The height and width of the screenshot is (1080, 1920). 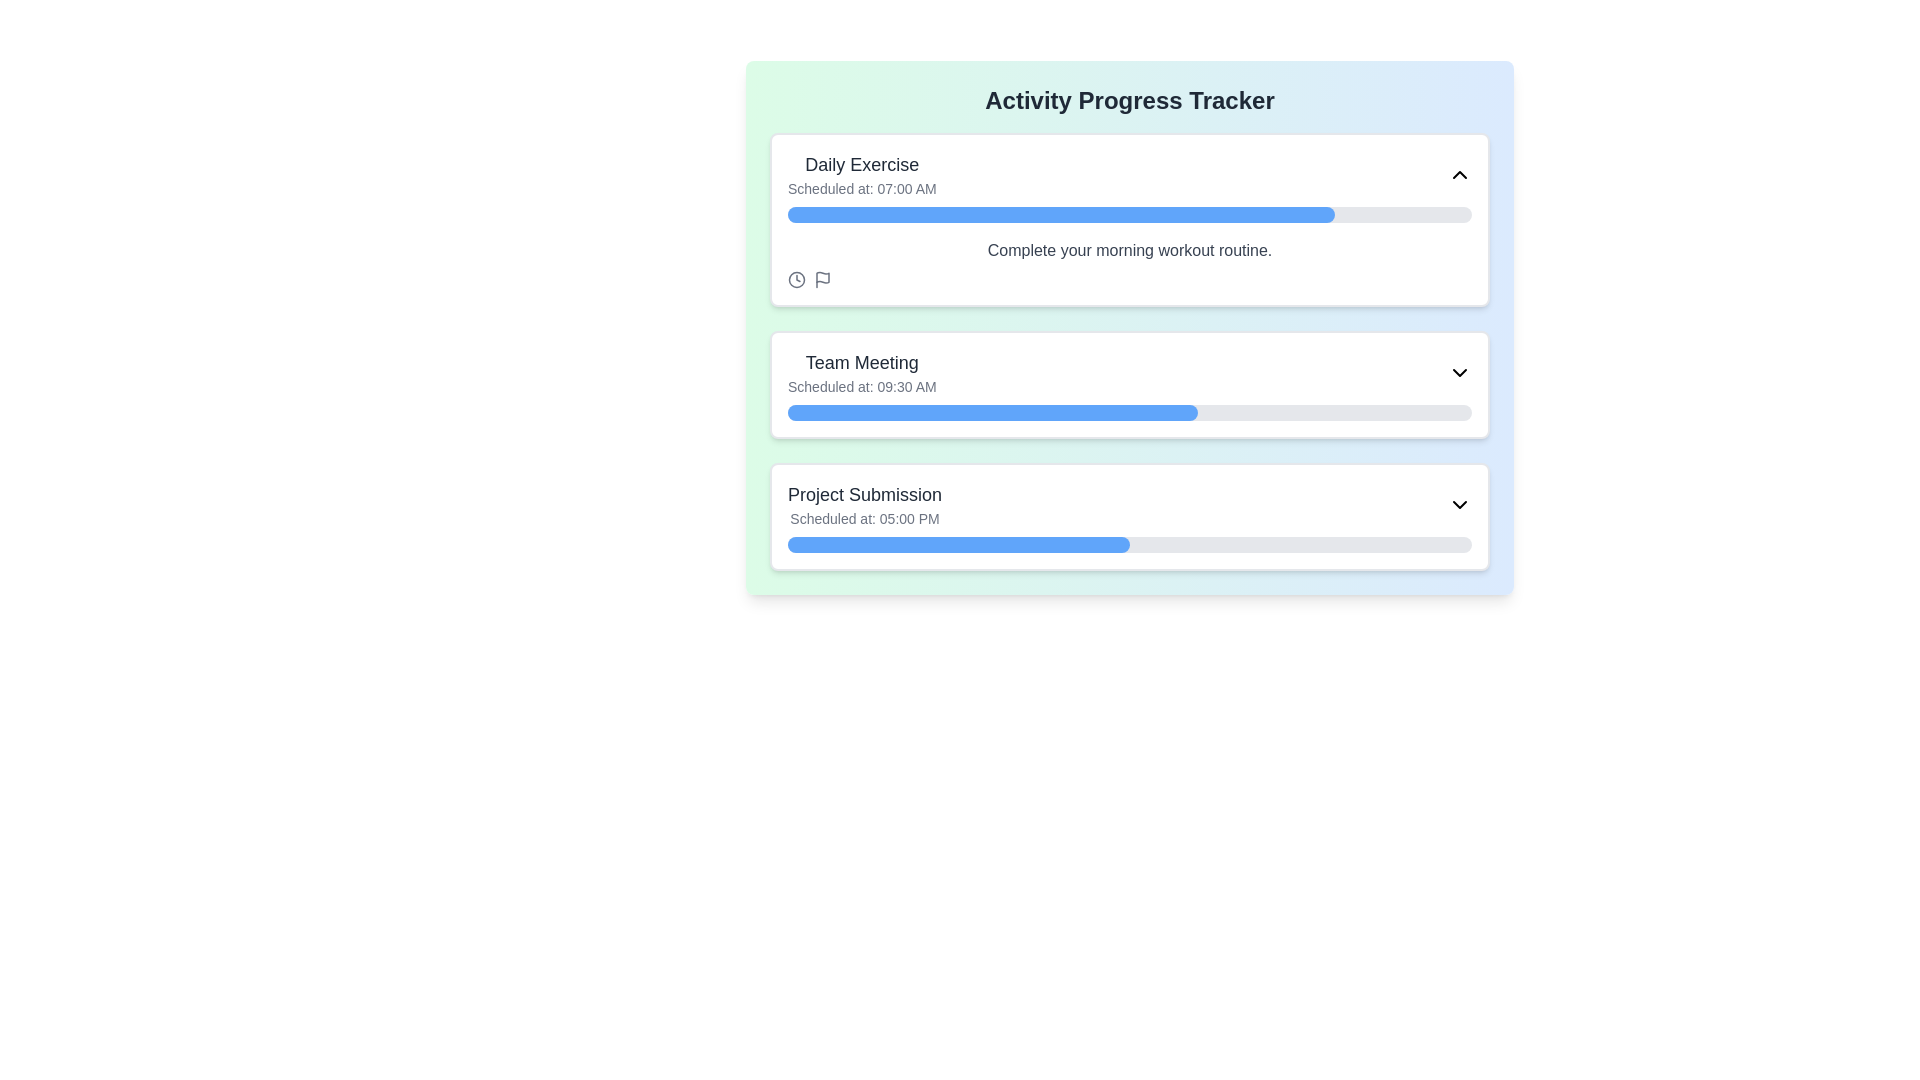 What do you see at coordinates (1129, 262) in the screenshot?
I see `advisory text label located within the 'Daily Exercise' card, situated below the progress bar in the 'Activity Progress Tracker' interface` at bounding box center [1129, 262].